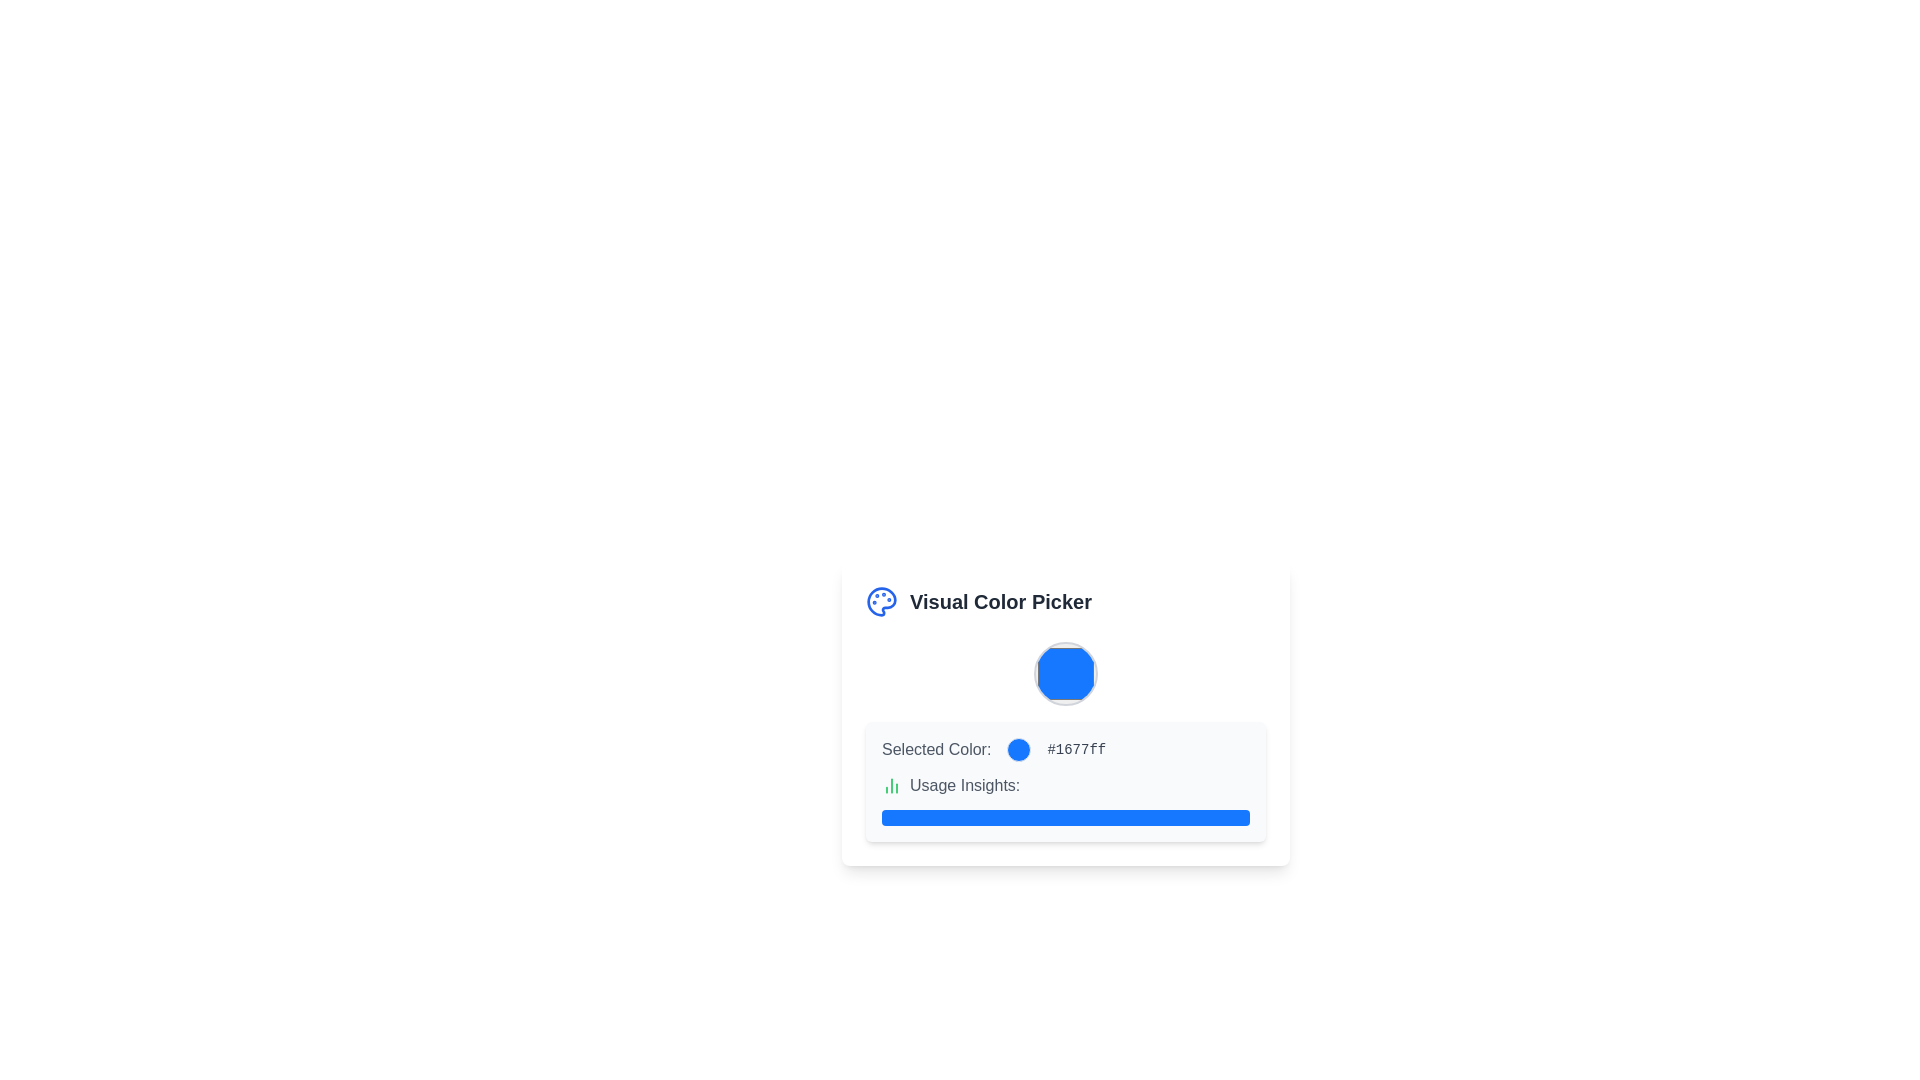  I want to click on text label that serves as a title for the interface section, located to the right of a blue palette icon and above a blue-colored circle, so click(1000, 600).